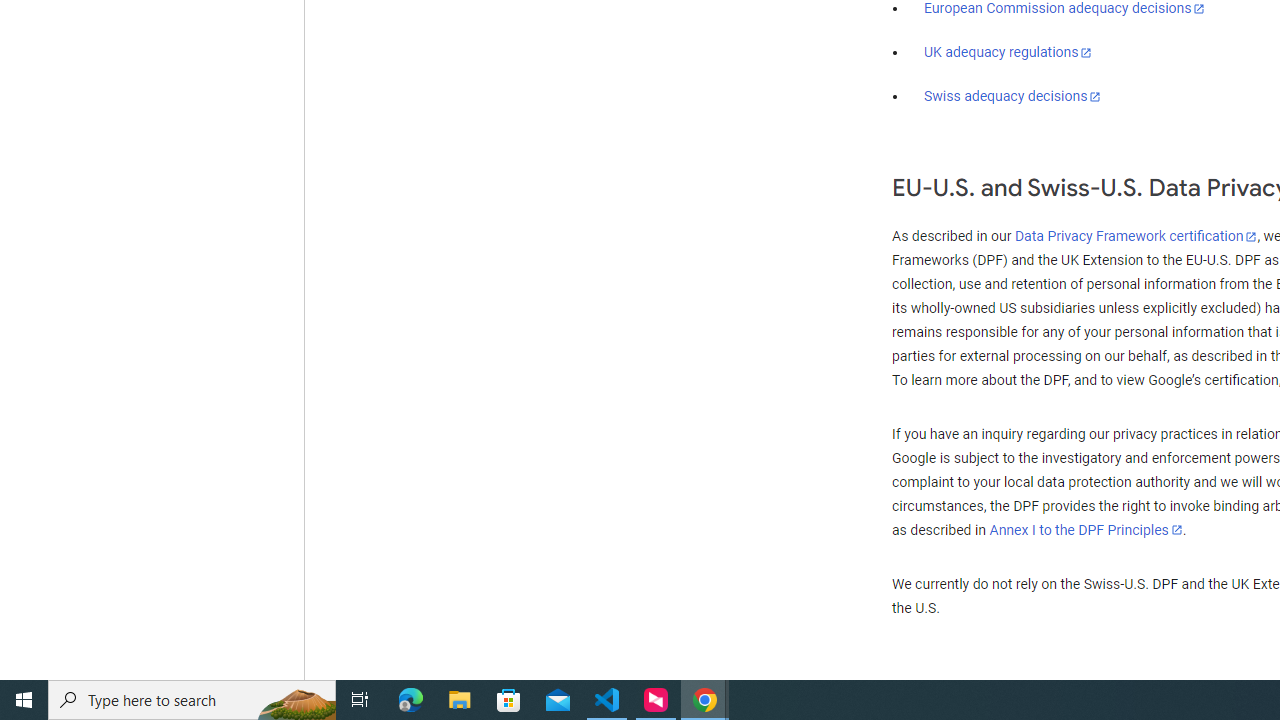  What do you see at coordinates (1136, 236) in the screenshot?
I see `'Data Privacy Framework certification'` at bounding box center [1136, 236].